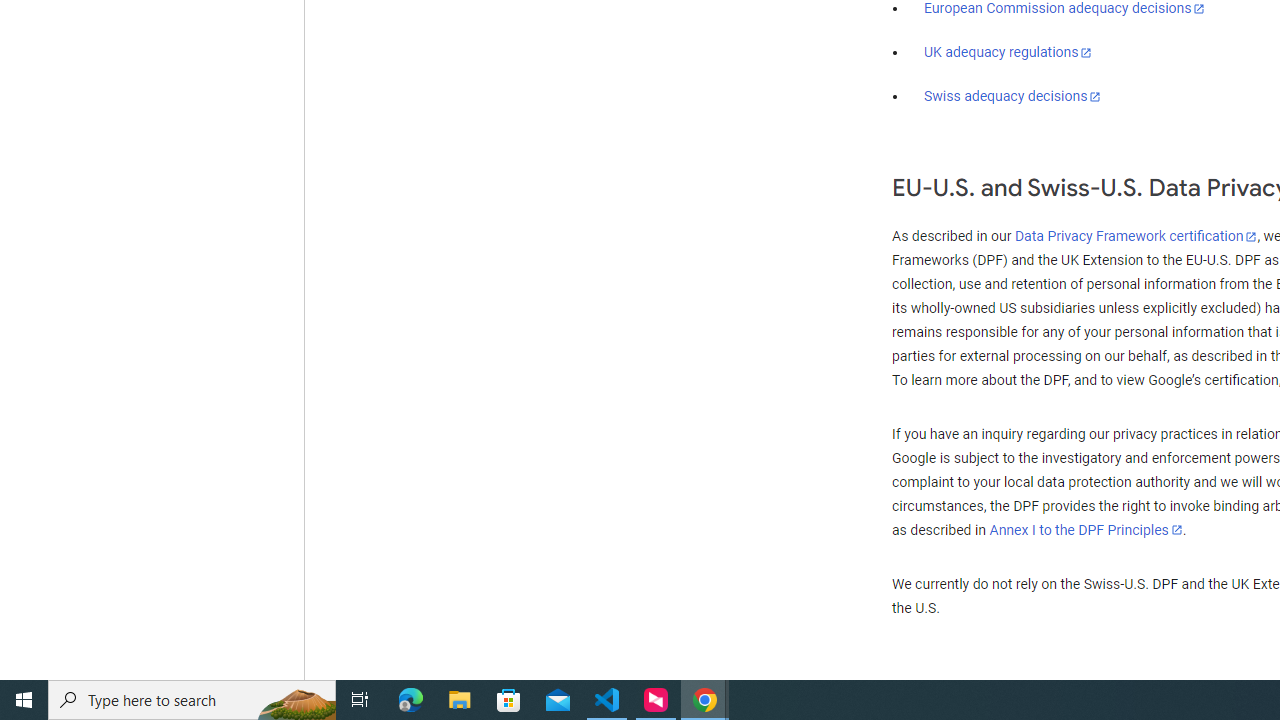  What do you see at coordinates (1136, 236) in the screenshot?
I see `'Data Privacy Framework certification'` at bounding box center [1136, 236].